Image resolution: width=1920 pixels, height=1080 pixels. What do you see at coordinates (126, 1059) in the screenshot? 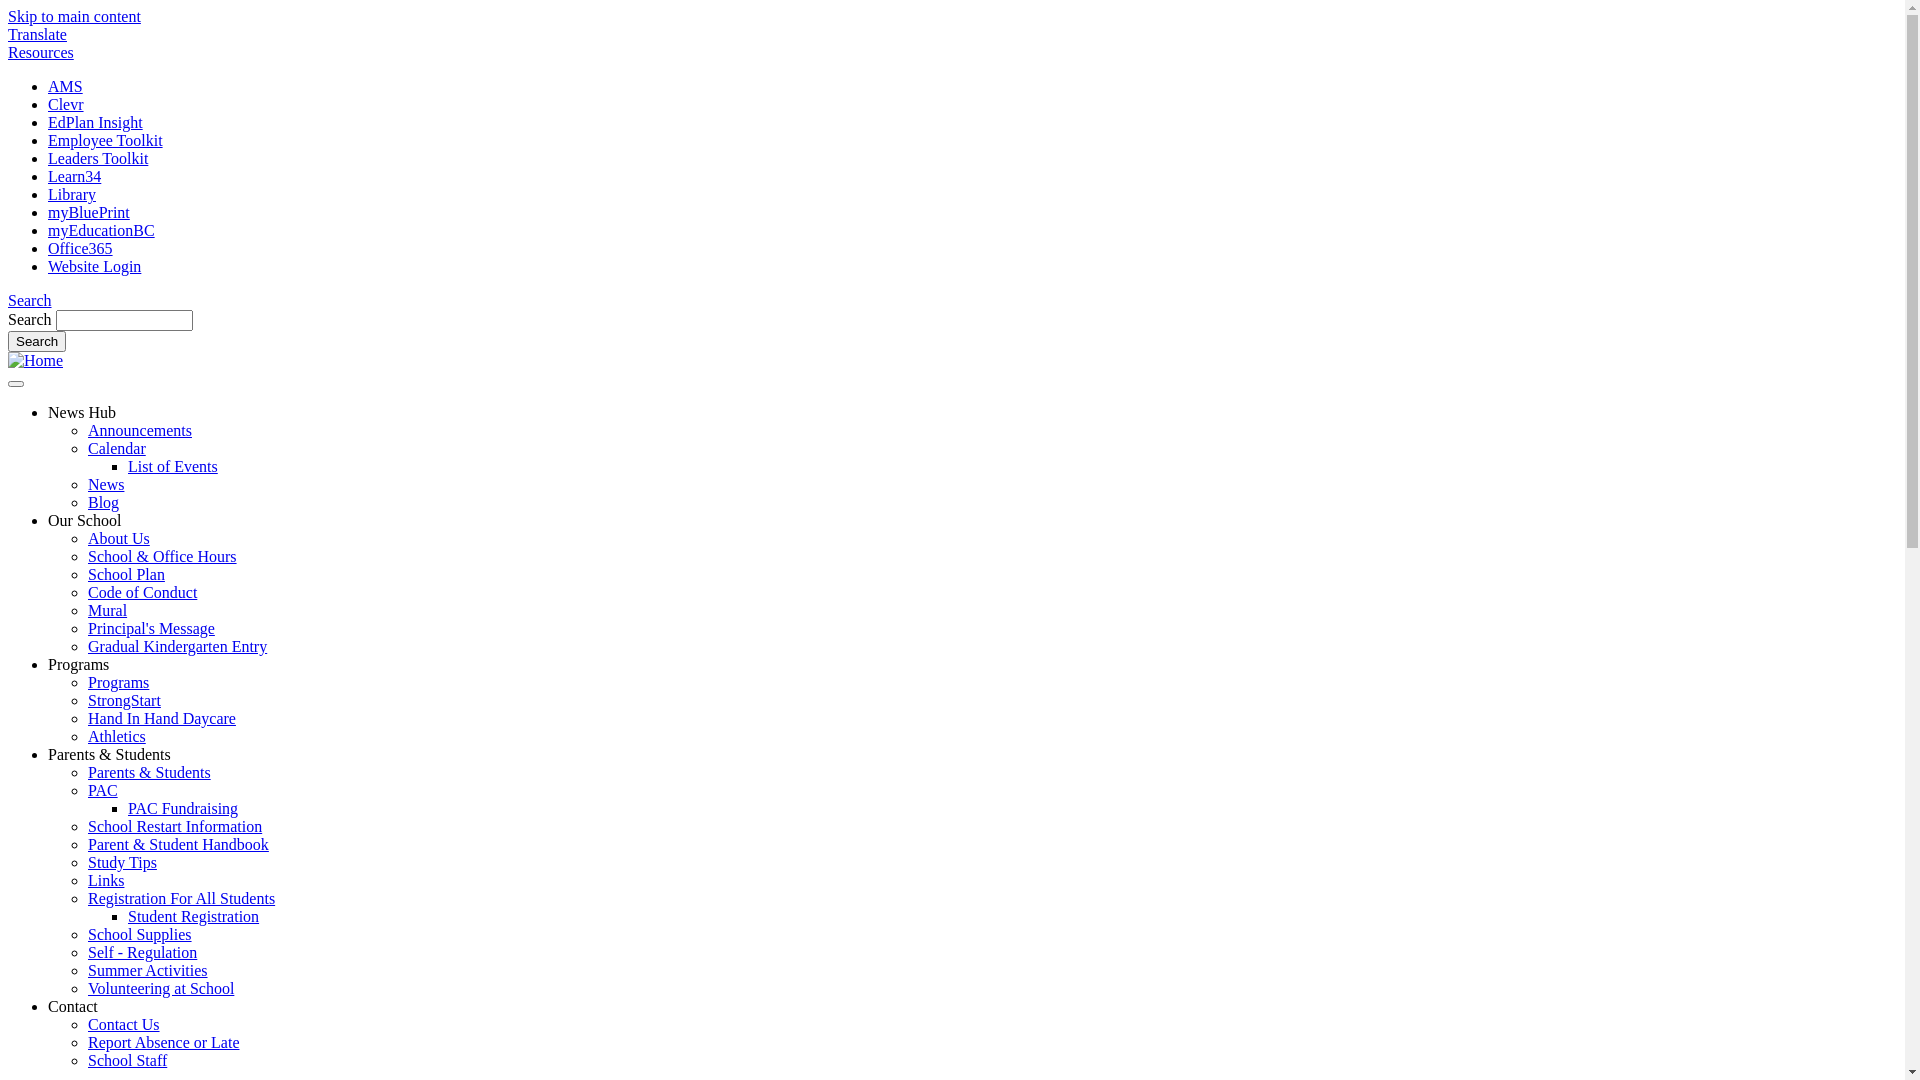
I see `'School Staff'` at bounding box center [126, 1059].